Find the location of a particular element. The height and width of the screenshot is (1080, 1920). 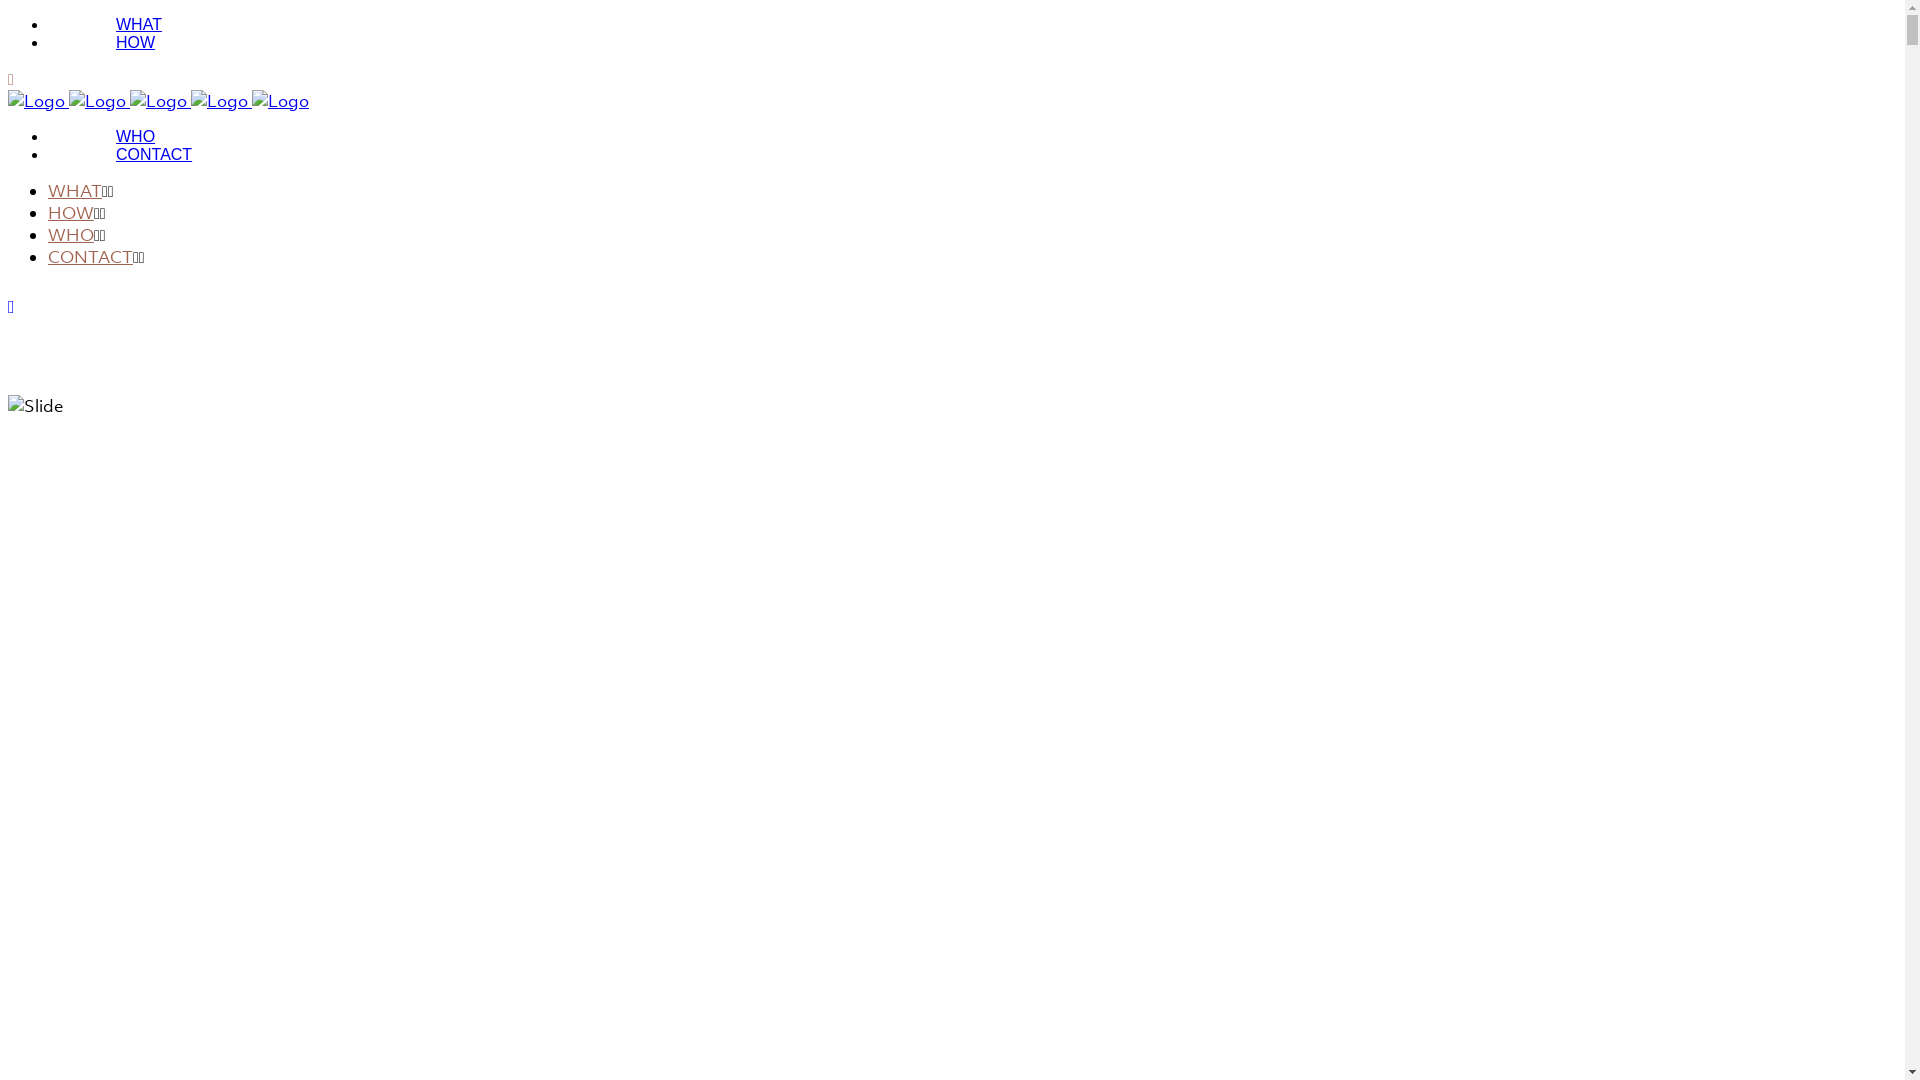

'HOW' is located at coordinates (71, 212).